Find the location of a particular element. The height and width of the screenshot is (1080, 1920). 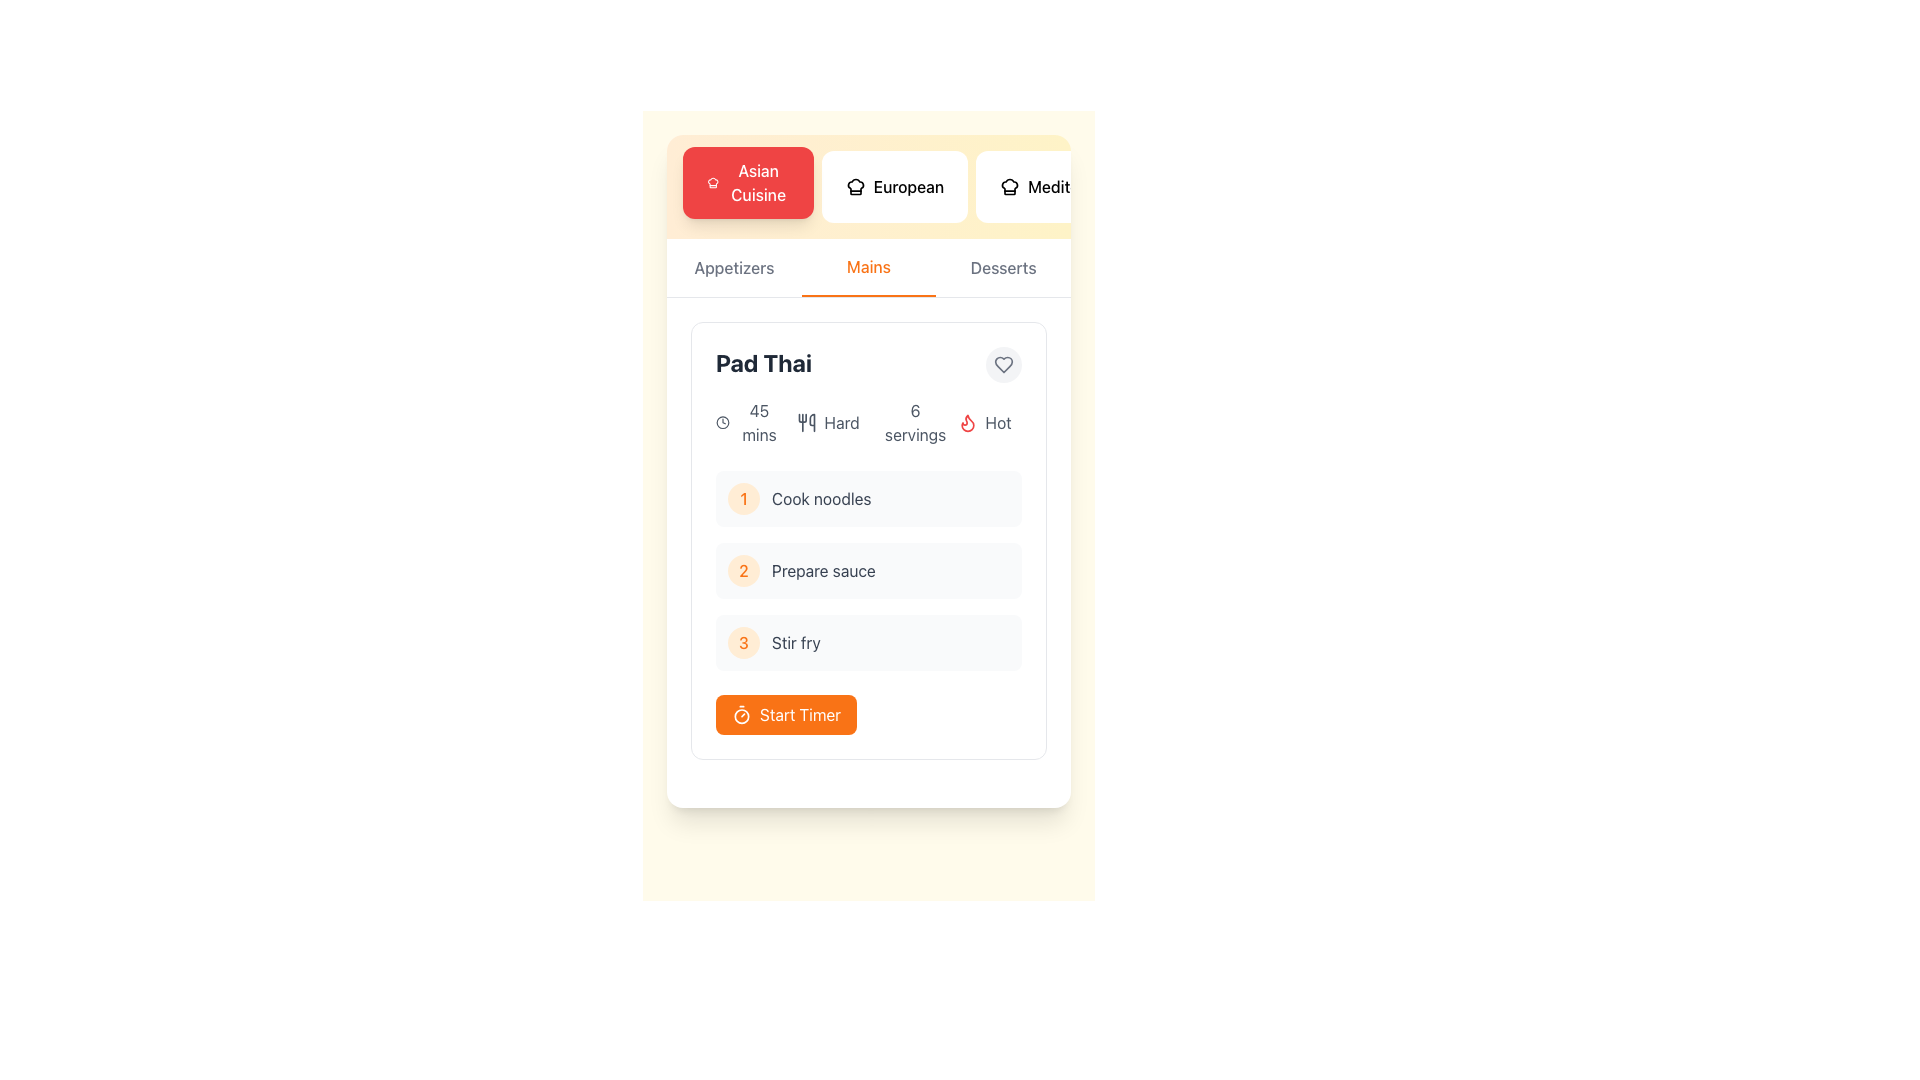

the circular vector shape outlined with a stroke that represents the clock's face in the top-left section of the content card is located at coordinates (722, 422).